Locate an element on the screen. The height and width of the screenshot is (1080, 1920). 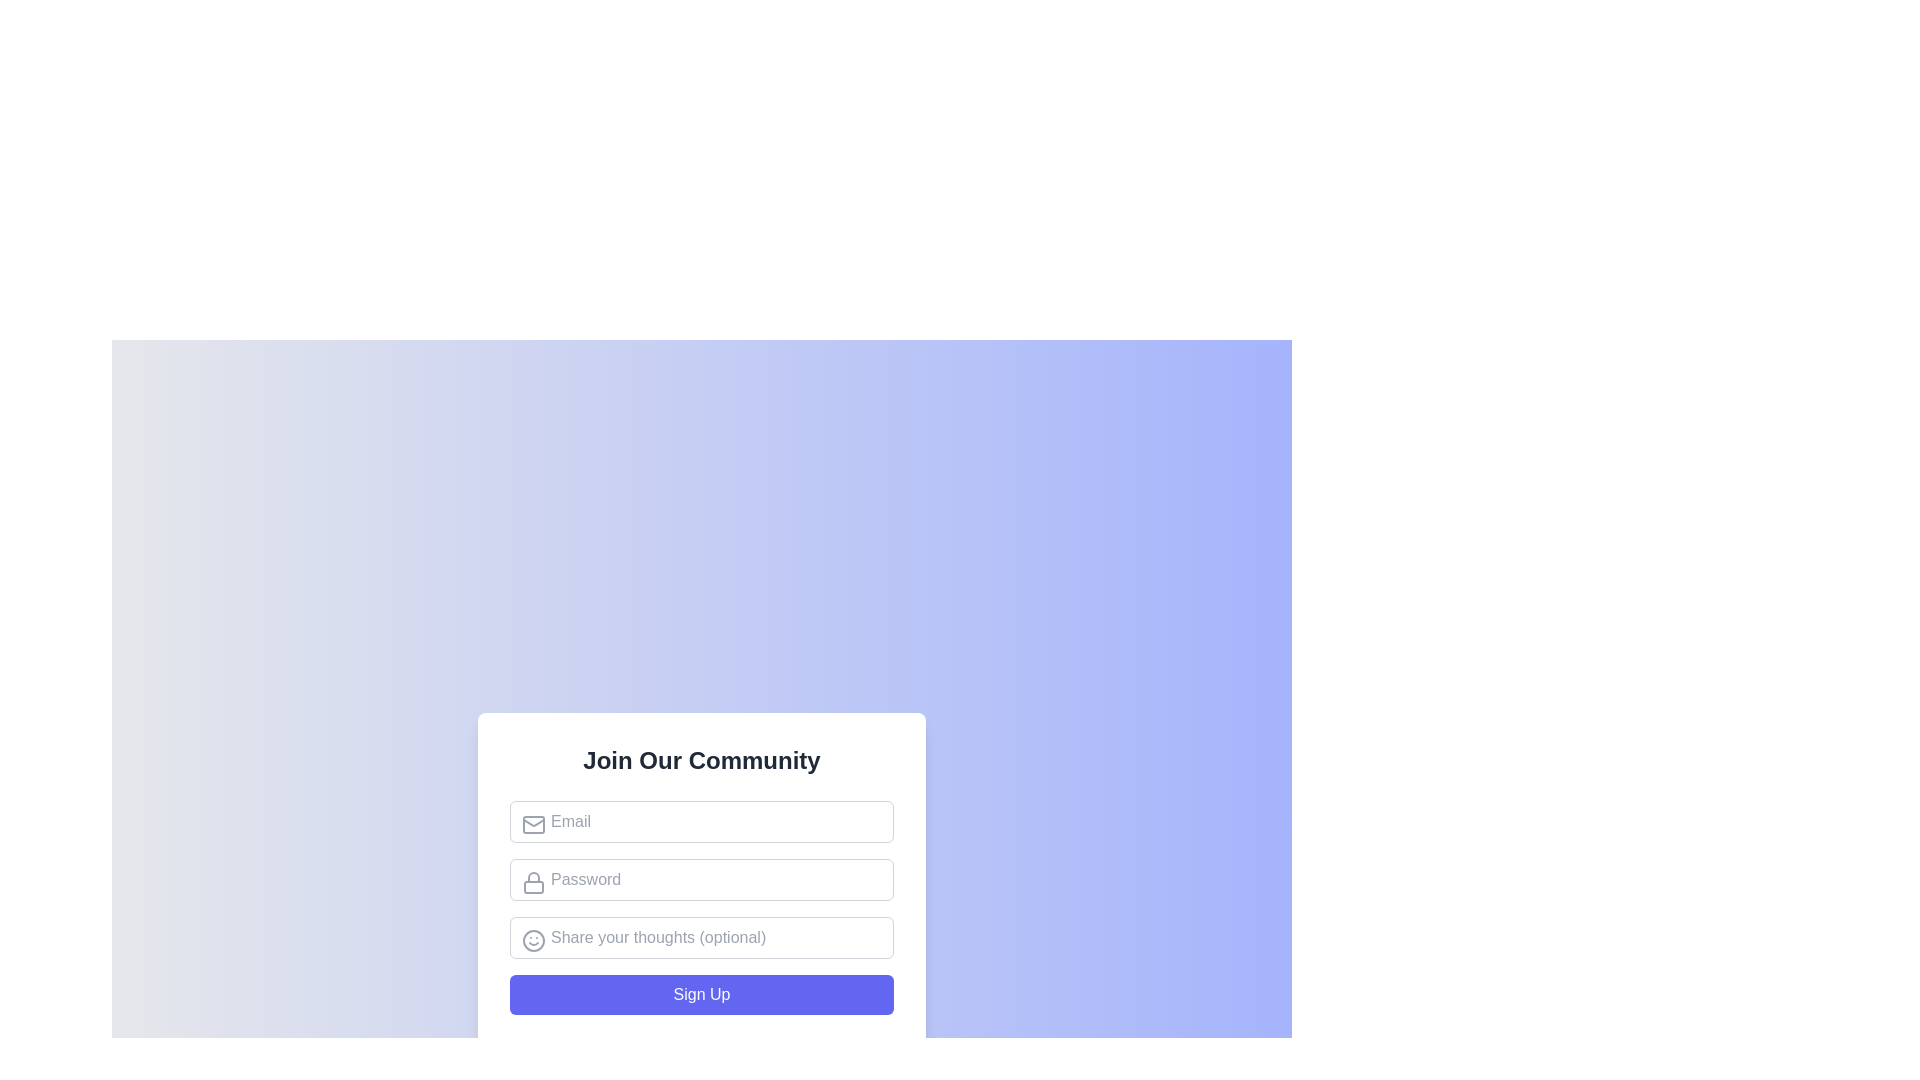
the smiley face icon located to the left of the input field labeled 'Share your thoughts (optional)', which is vertically aligned with the top of the field is located at coordinates (533, 941).